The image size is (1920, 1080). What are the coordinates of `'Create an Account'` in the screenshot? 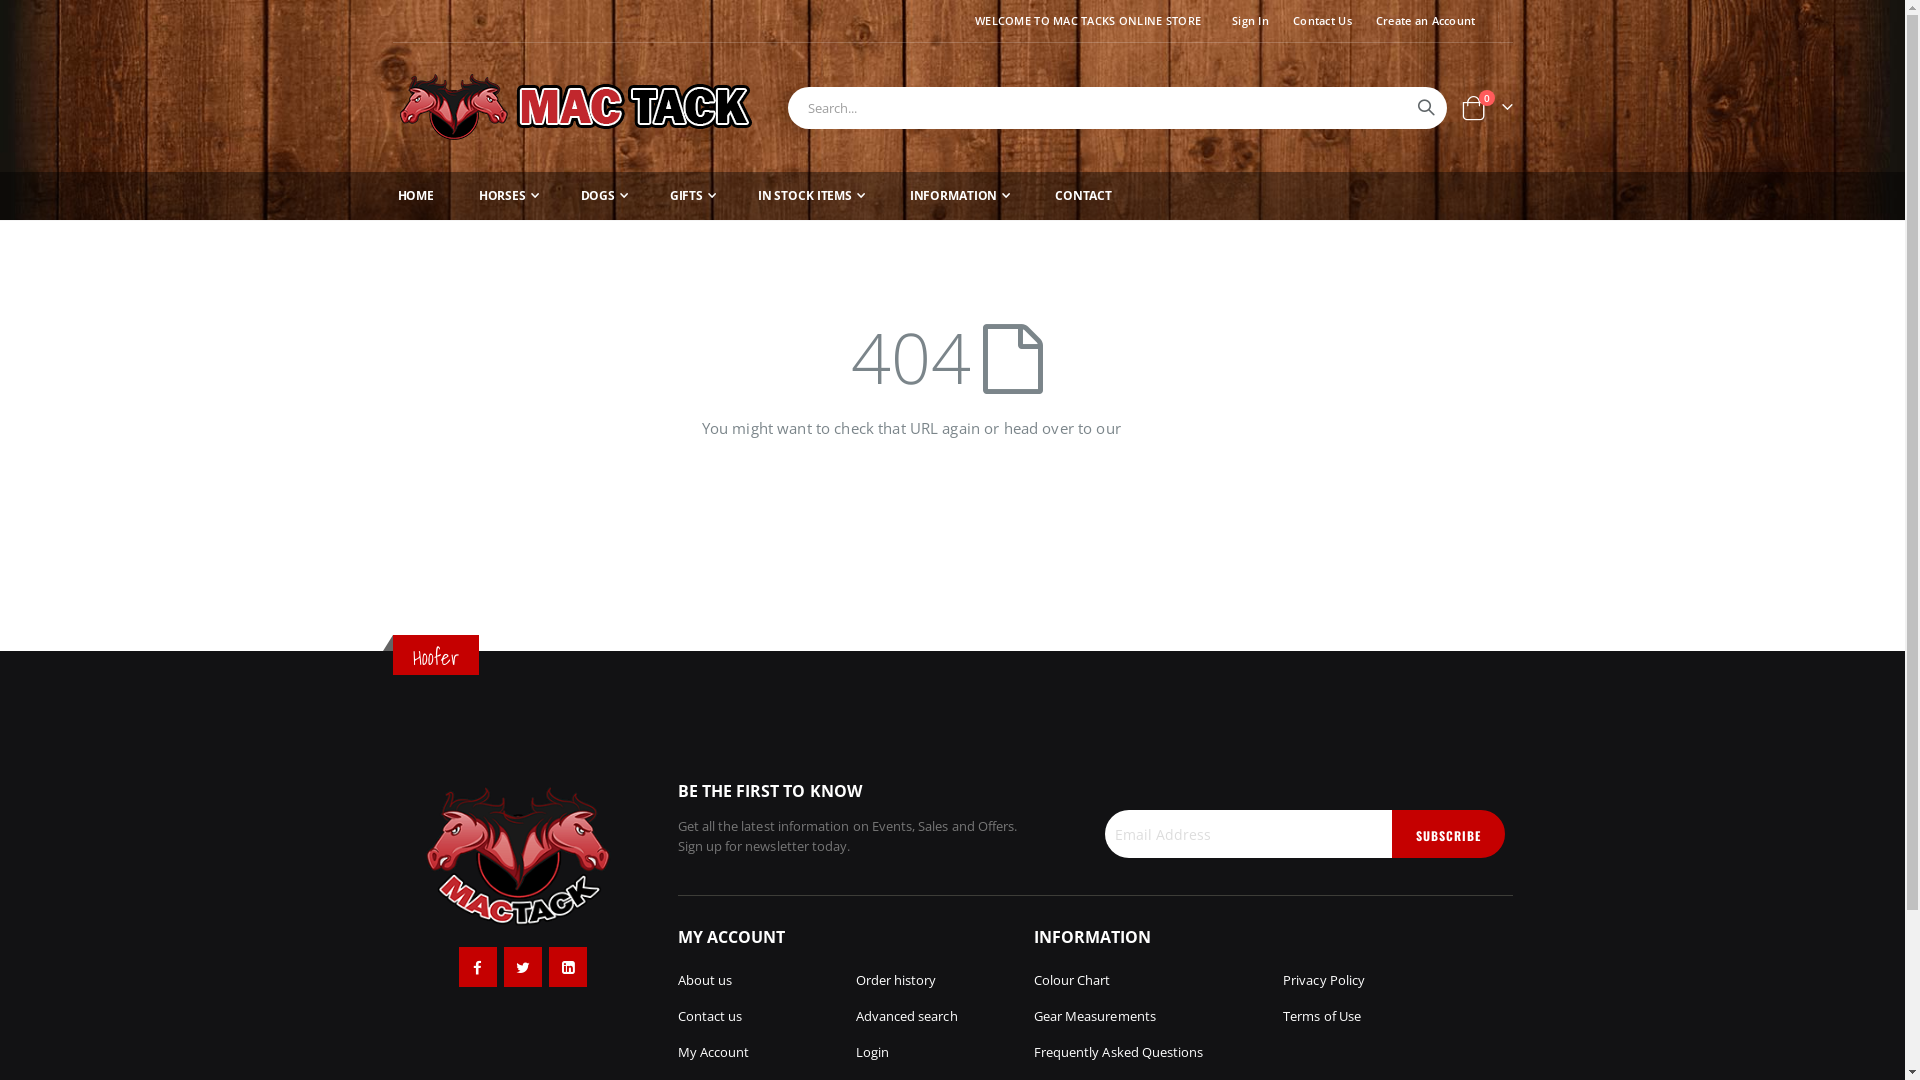 It's located at (1420, 20).